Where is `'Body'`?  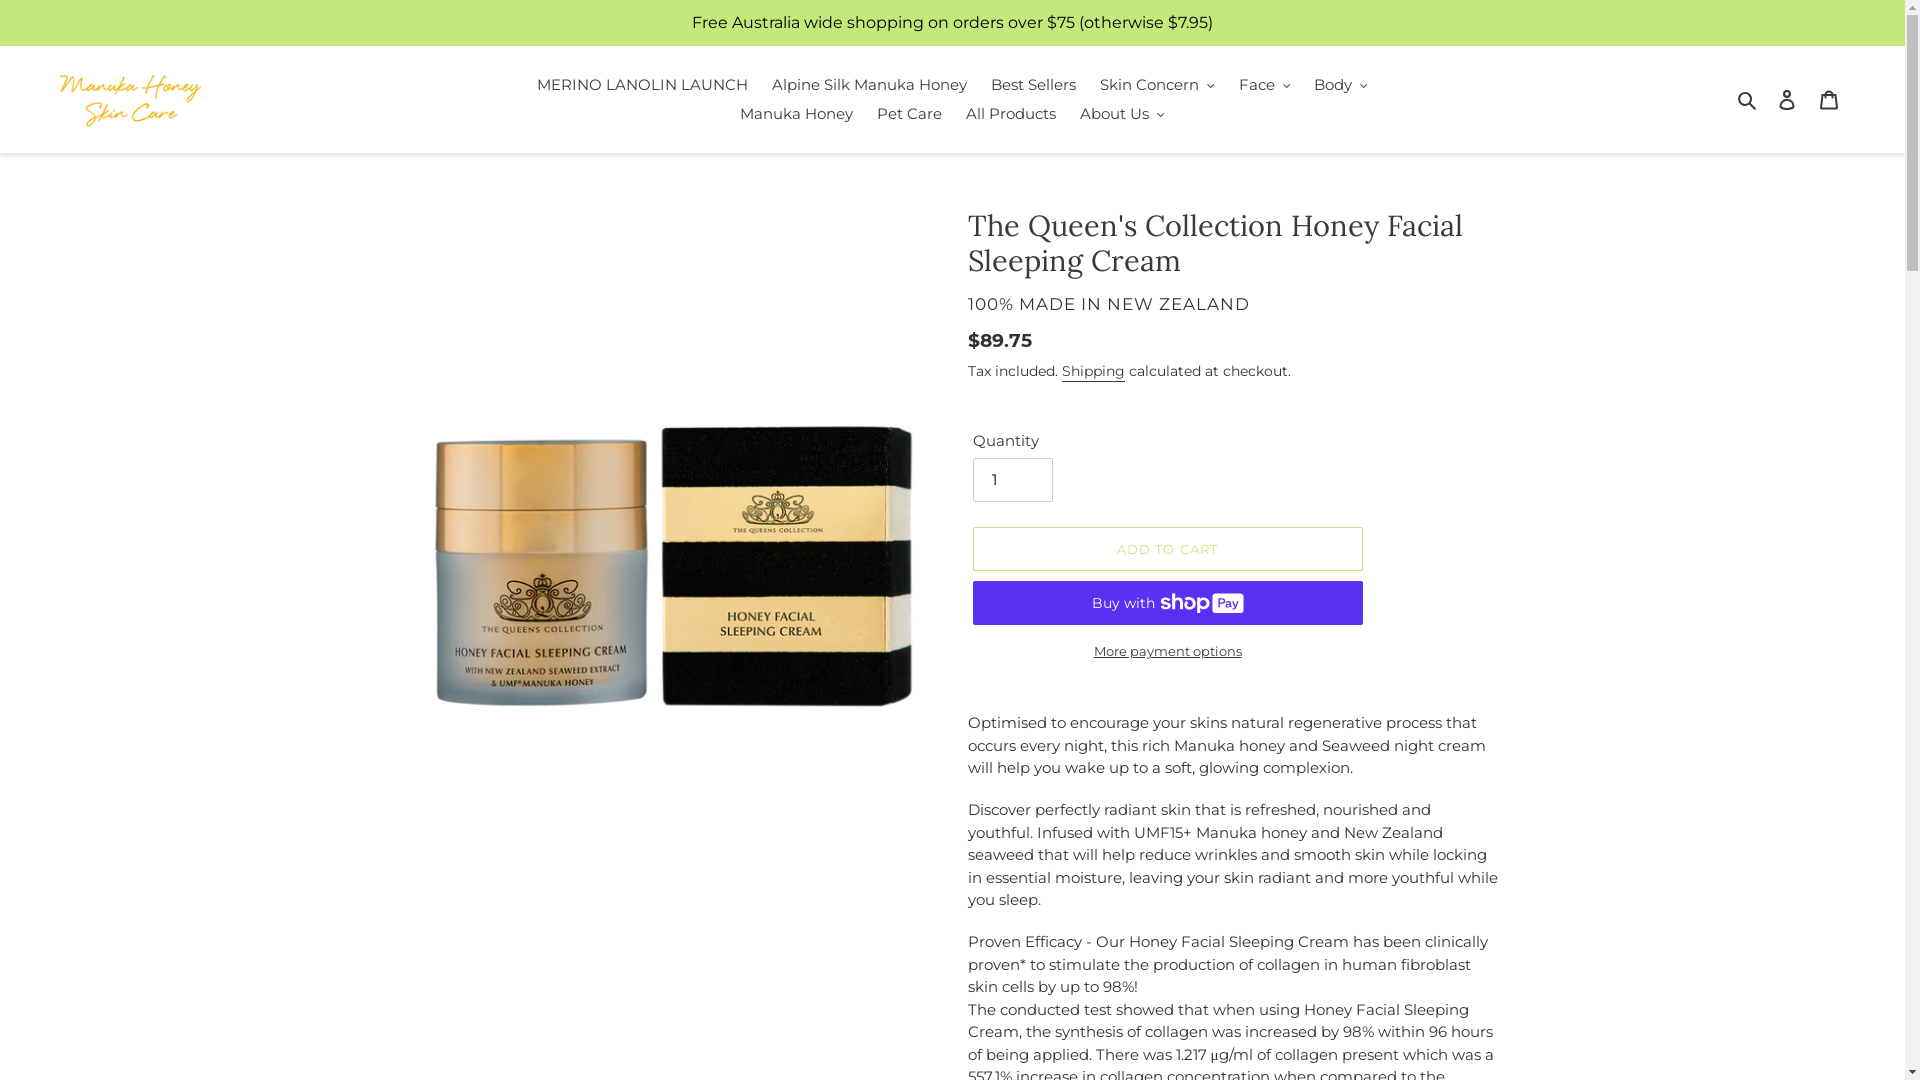
'Body' is located at coordinates (1340, 84).